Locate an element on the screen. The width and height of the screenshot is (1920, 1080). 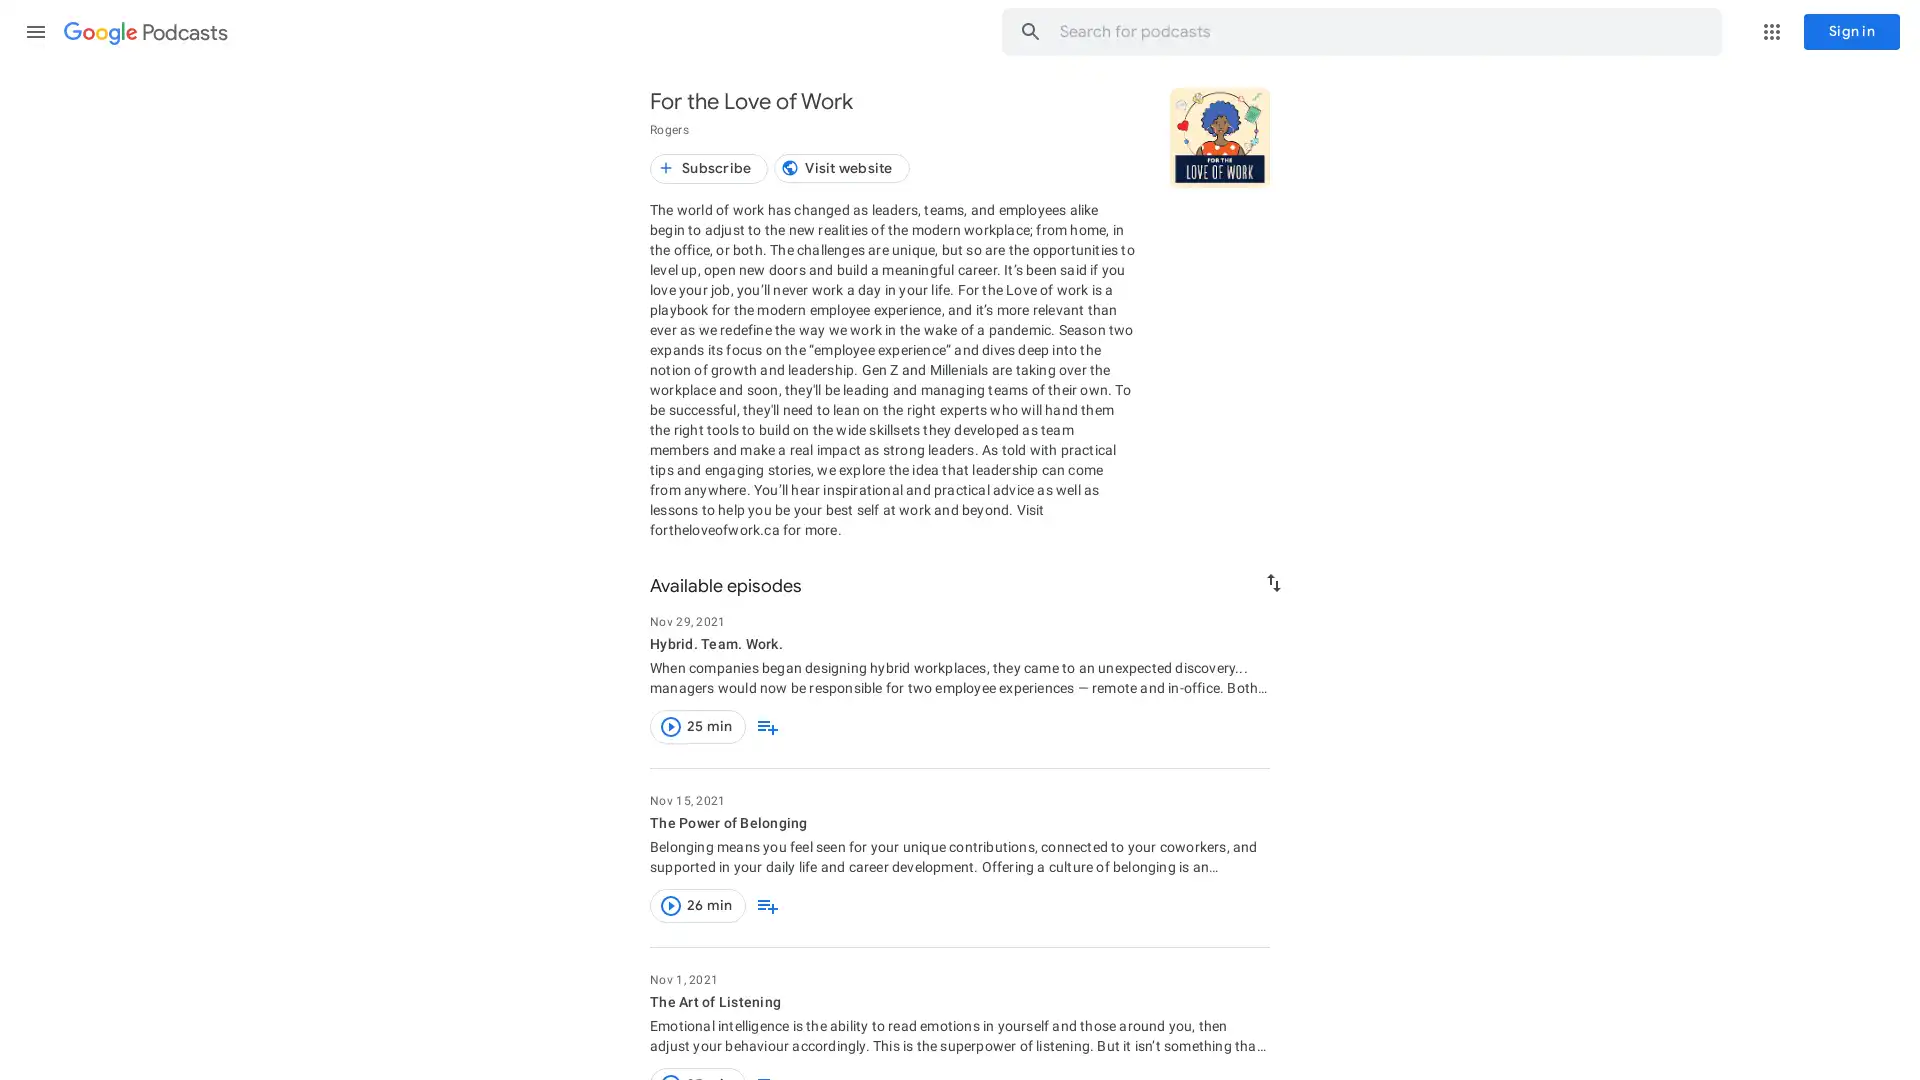
Add to queue is located at coordinates (766, 906).